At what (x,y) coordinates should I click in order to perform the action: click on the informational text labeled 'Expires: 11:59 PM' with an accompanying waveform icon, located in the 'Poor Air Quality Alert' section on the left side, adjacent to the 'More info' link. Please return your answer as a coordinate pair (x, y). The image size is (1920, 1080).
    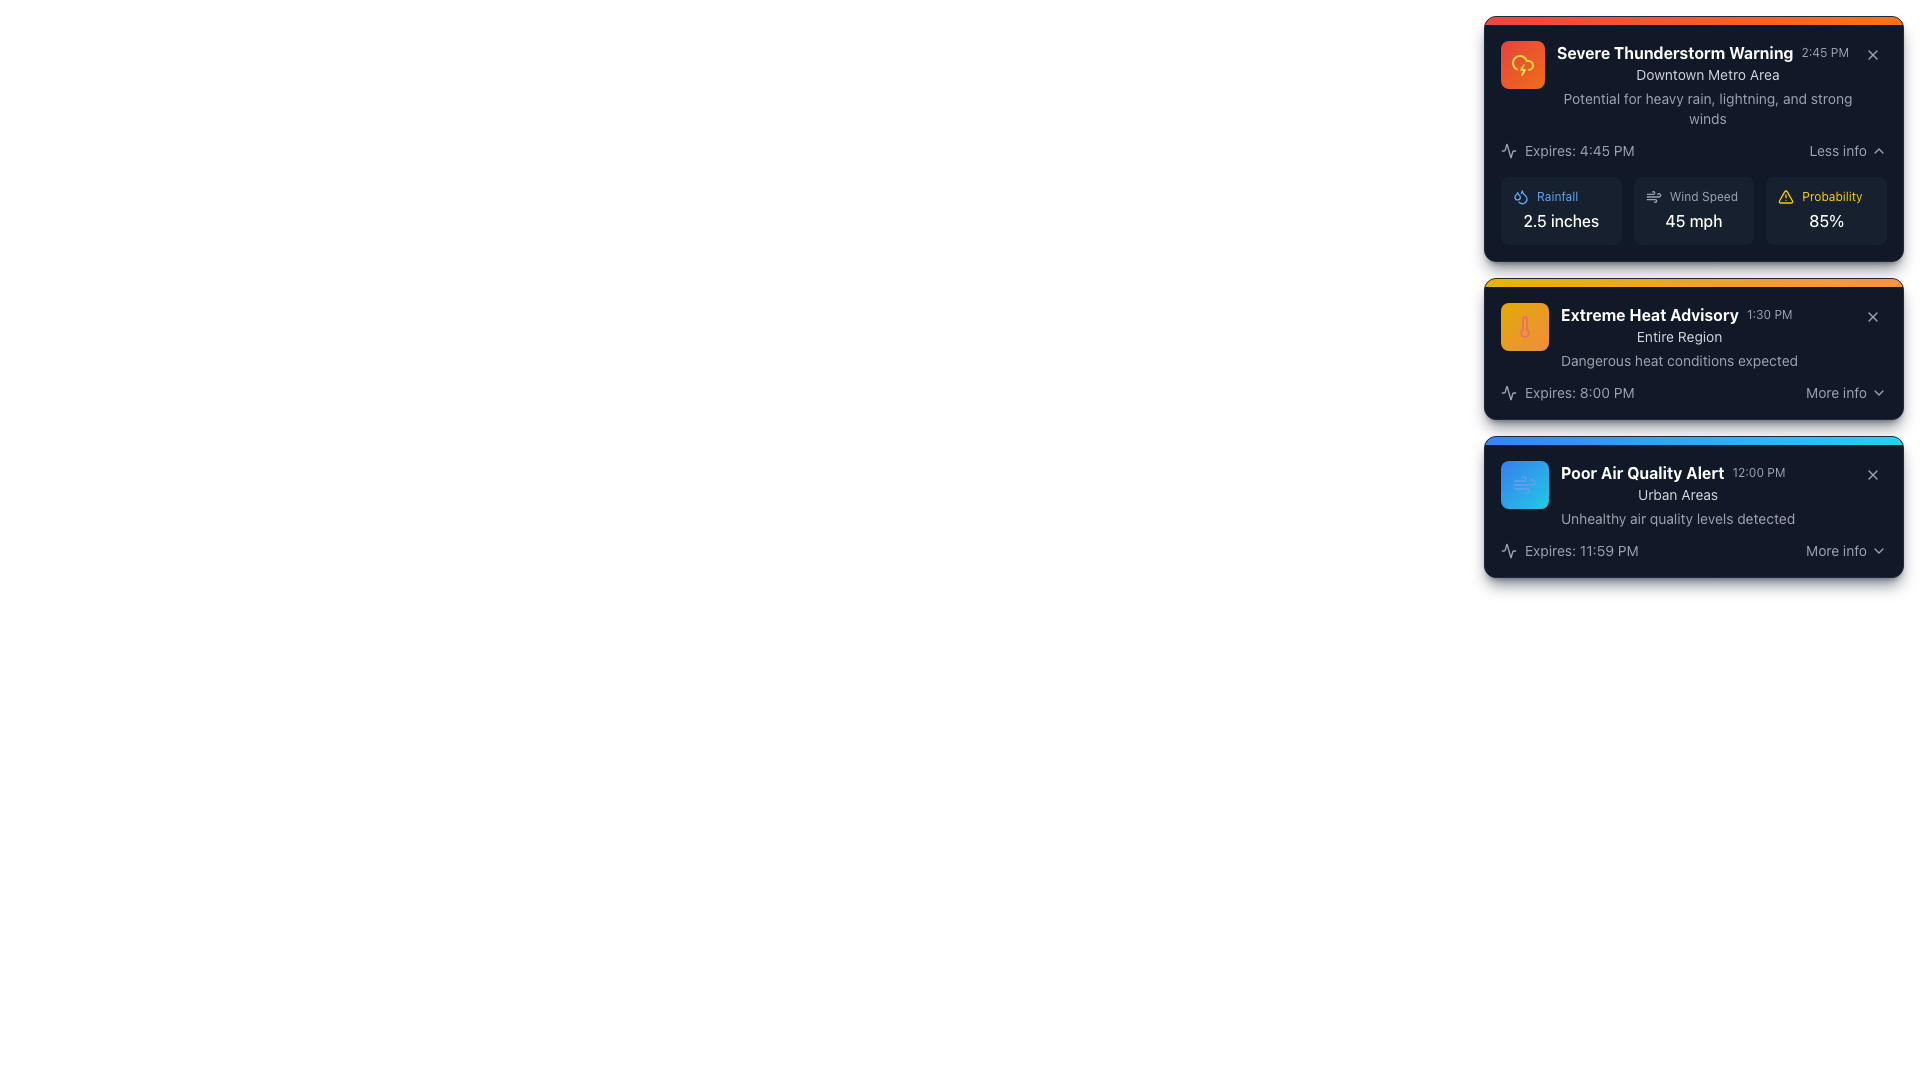
    Looking at the image, I should click on (1568, 551).